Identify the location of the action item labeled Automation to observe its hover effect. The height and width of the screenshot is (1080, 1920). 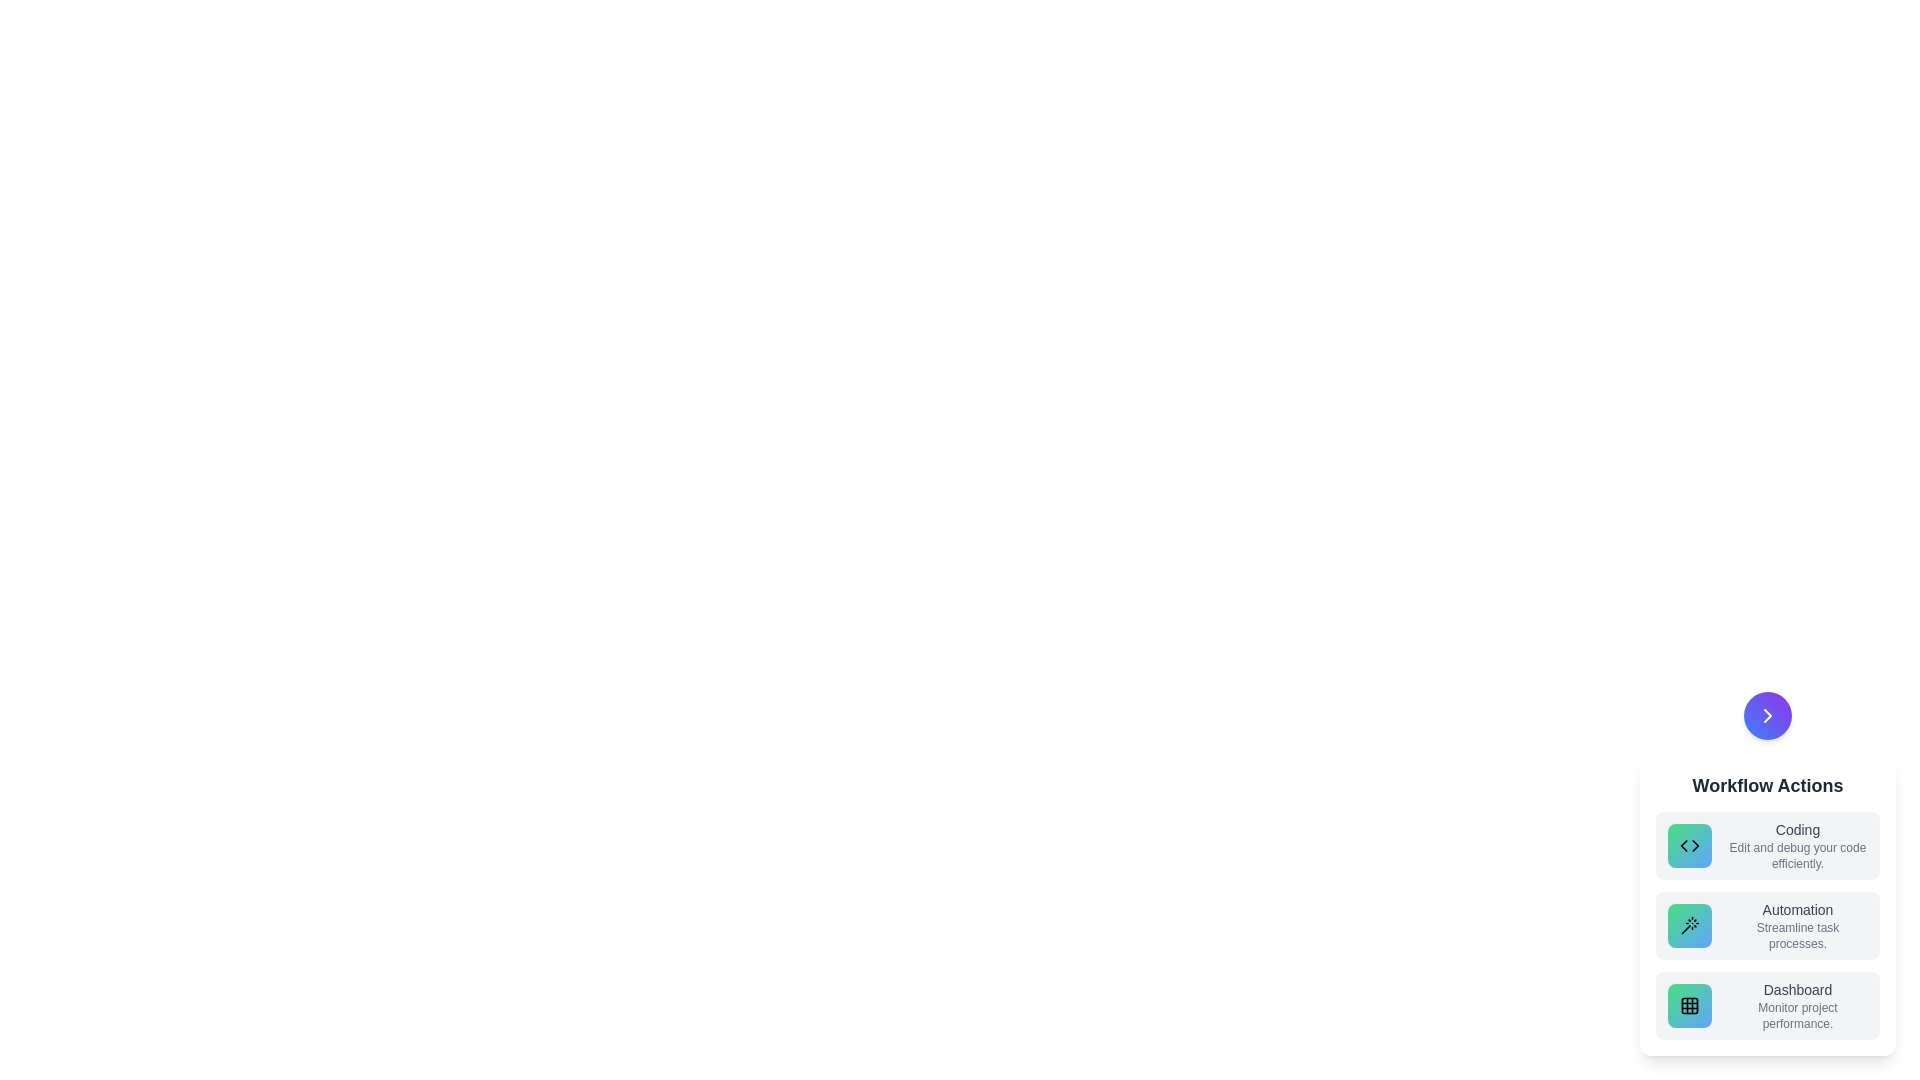
(1767, 925).